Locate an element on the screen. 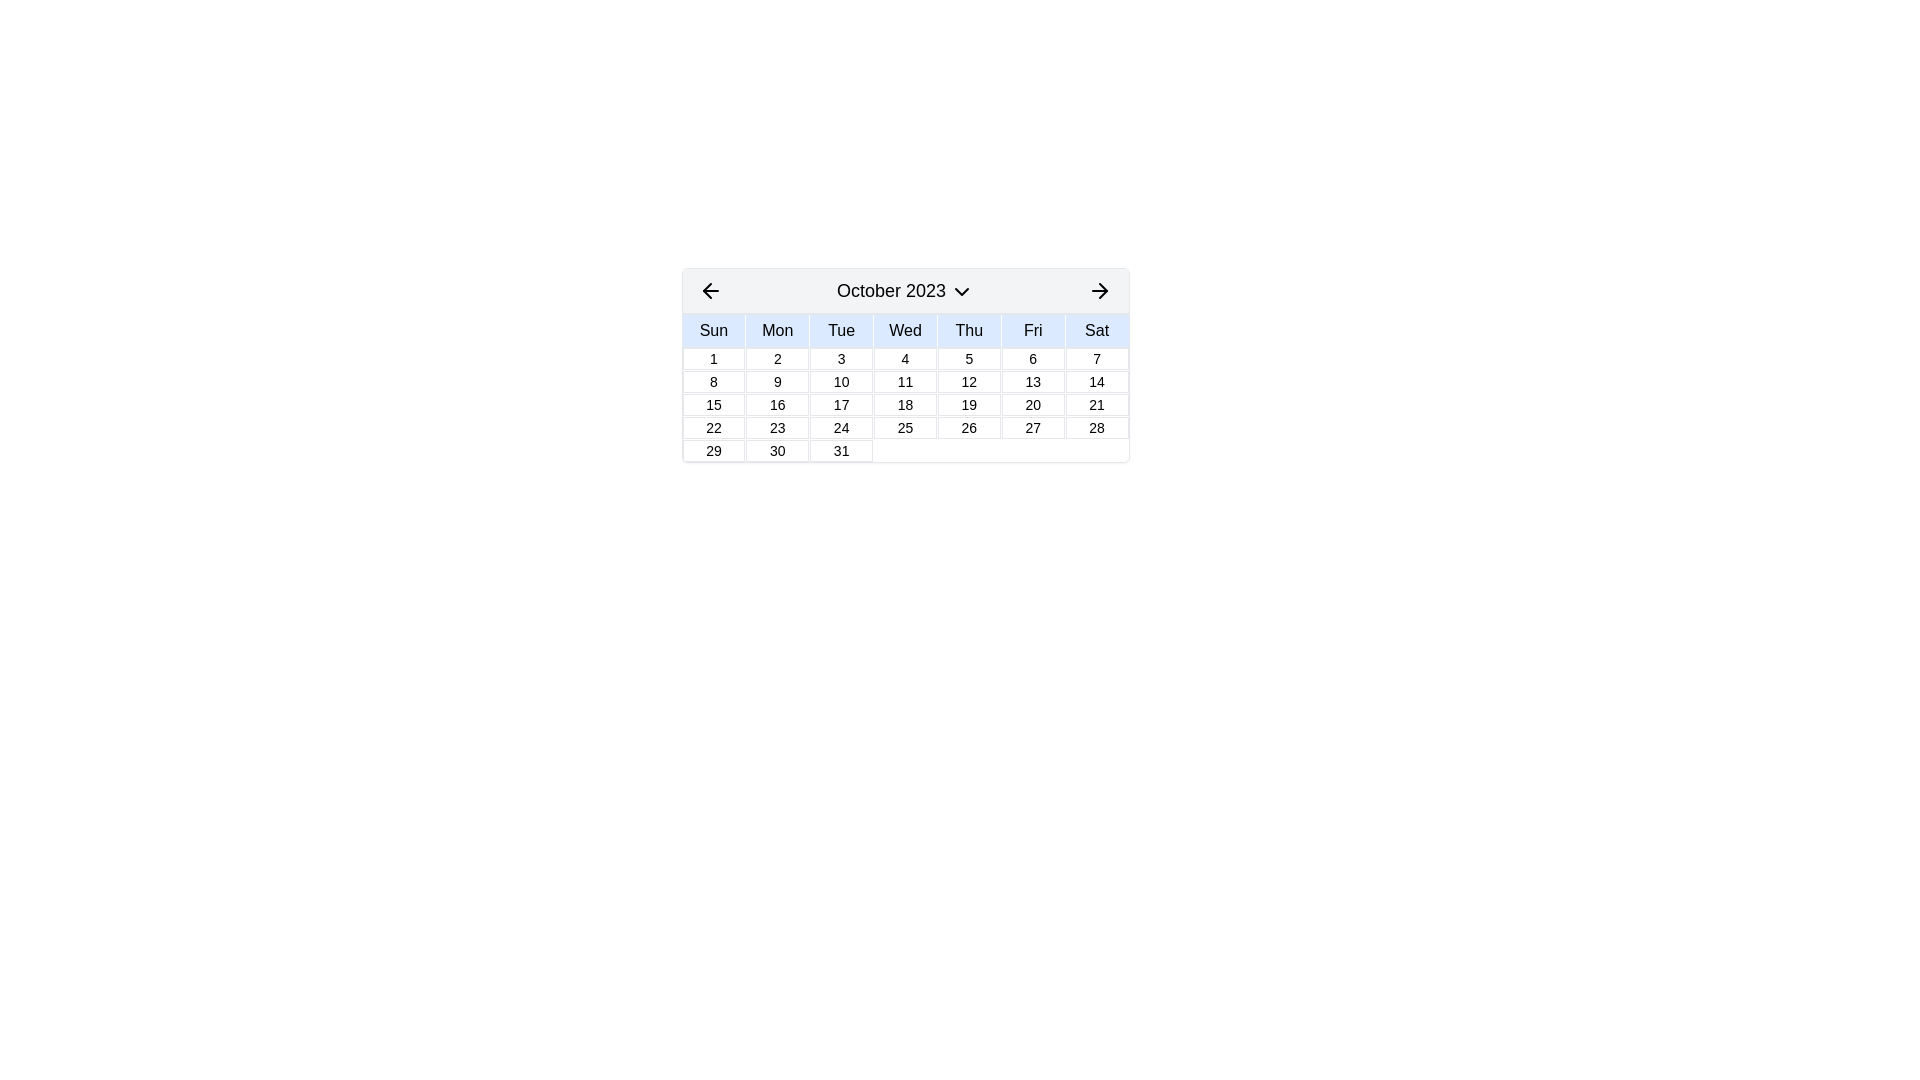 Image resolution: width=1920 pixels, height=1080 pixels. the date label is located at coordinates (1032, 427).